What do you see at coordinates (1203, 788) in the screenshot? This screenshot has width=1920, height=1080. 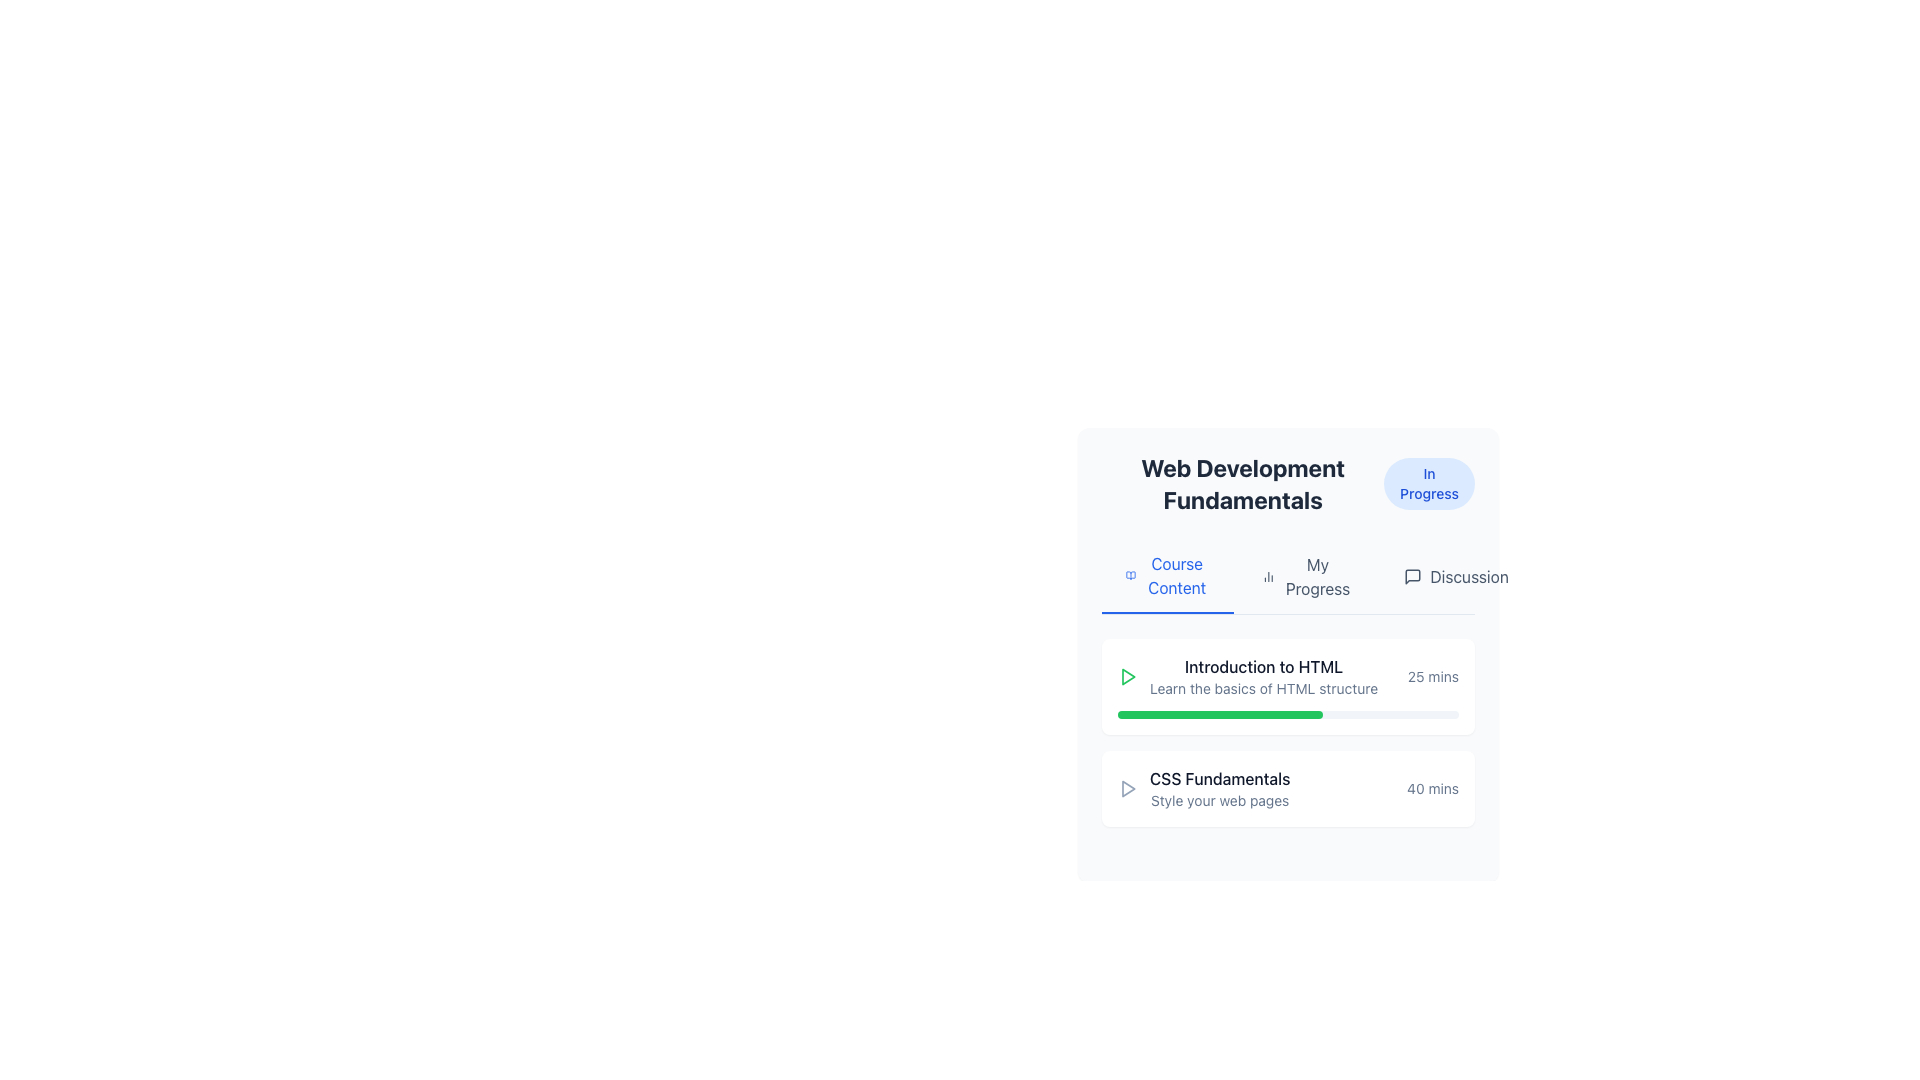 I see `the 'CSS Fundamentals' course module item, which features a bold title and a triangular play icon` at bounding box center [1203, 788].